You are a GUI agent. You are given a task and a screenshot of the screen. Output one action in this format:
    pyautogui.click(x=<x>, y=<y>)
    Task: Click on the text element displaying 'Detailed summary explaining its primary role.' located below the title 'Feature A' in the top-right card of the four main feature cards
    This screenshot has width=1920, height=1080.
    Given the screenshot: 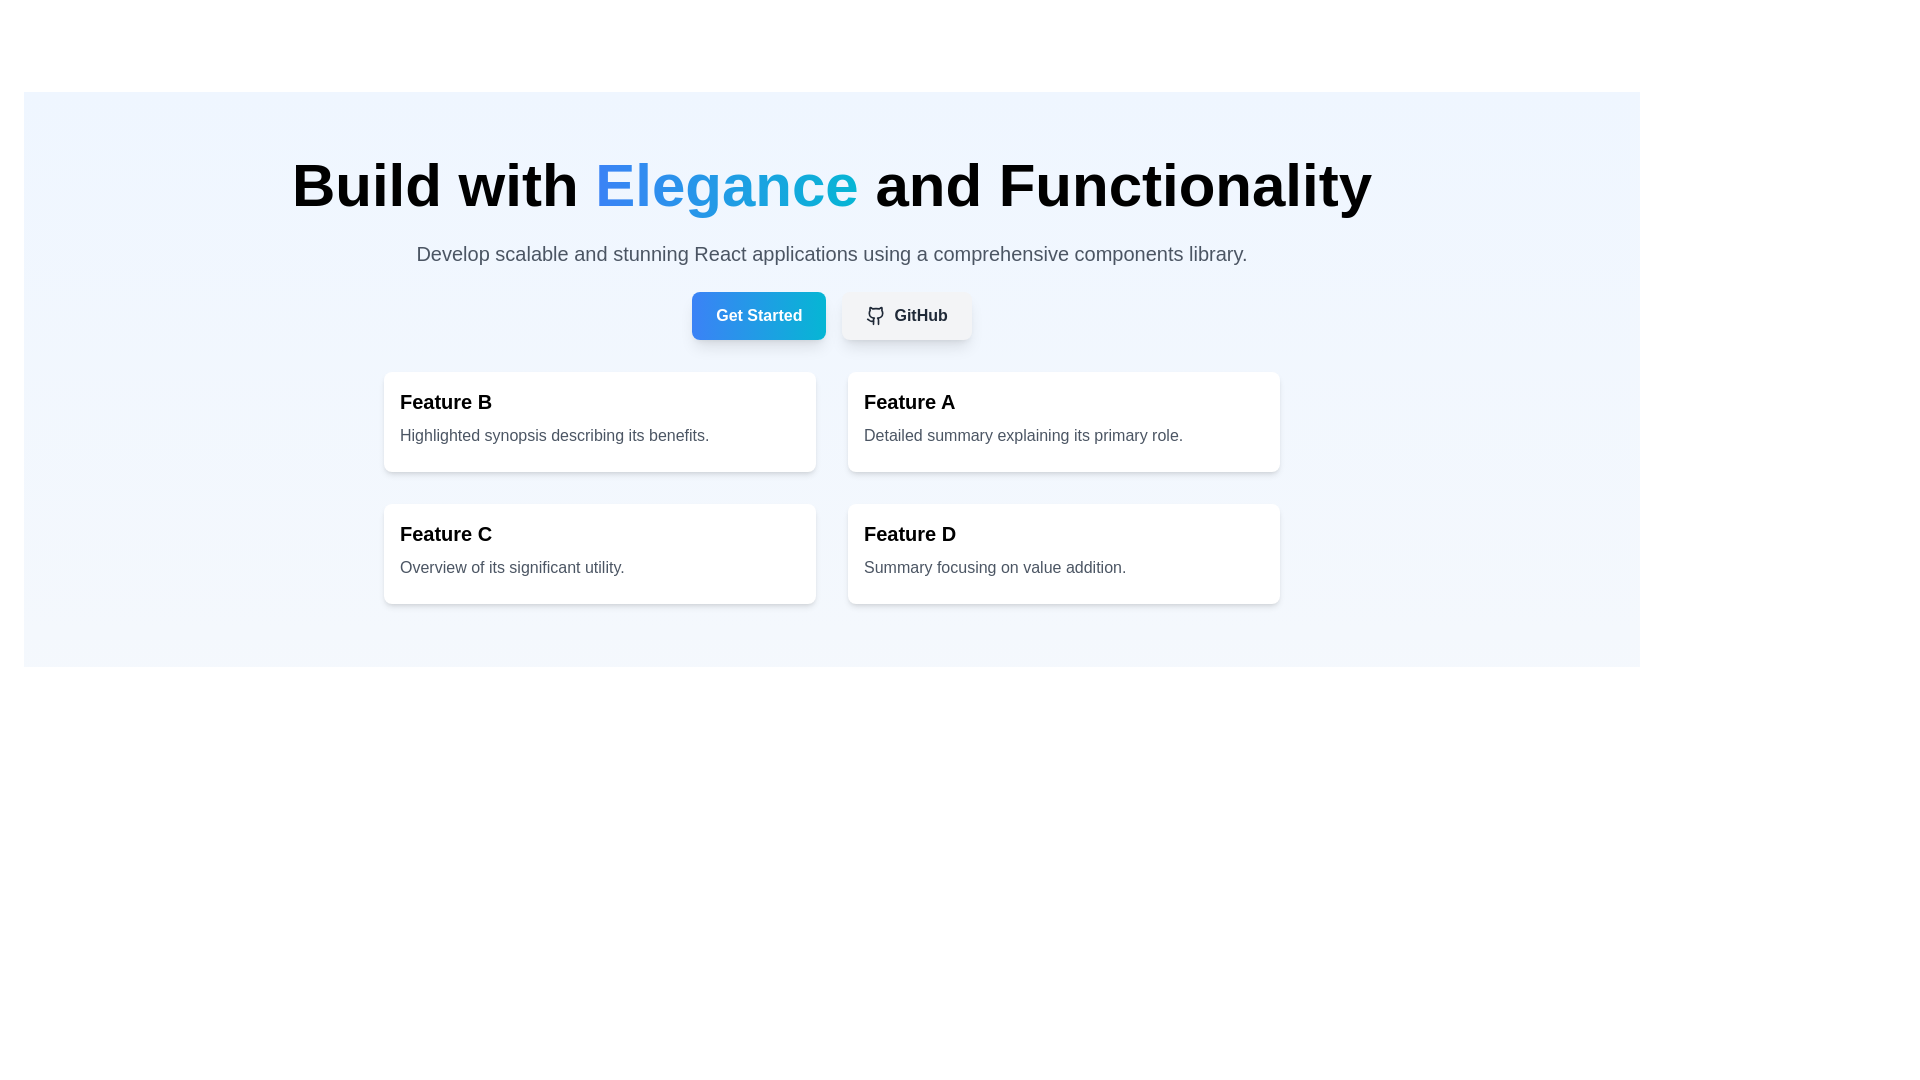 What is the action you would take?
    pyautogui.click(x=1063, y=434)
    